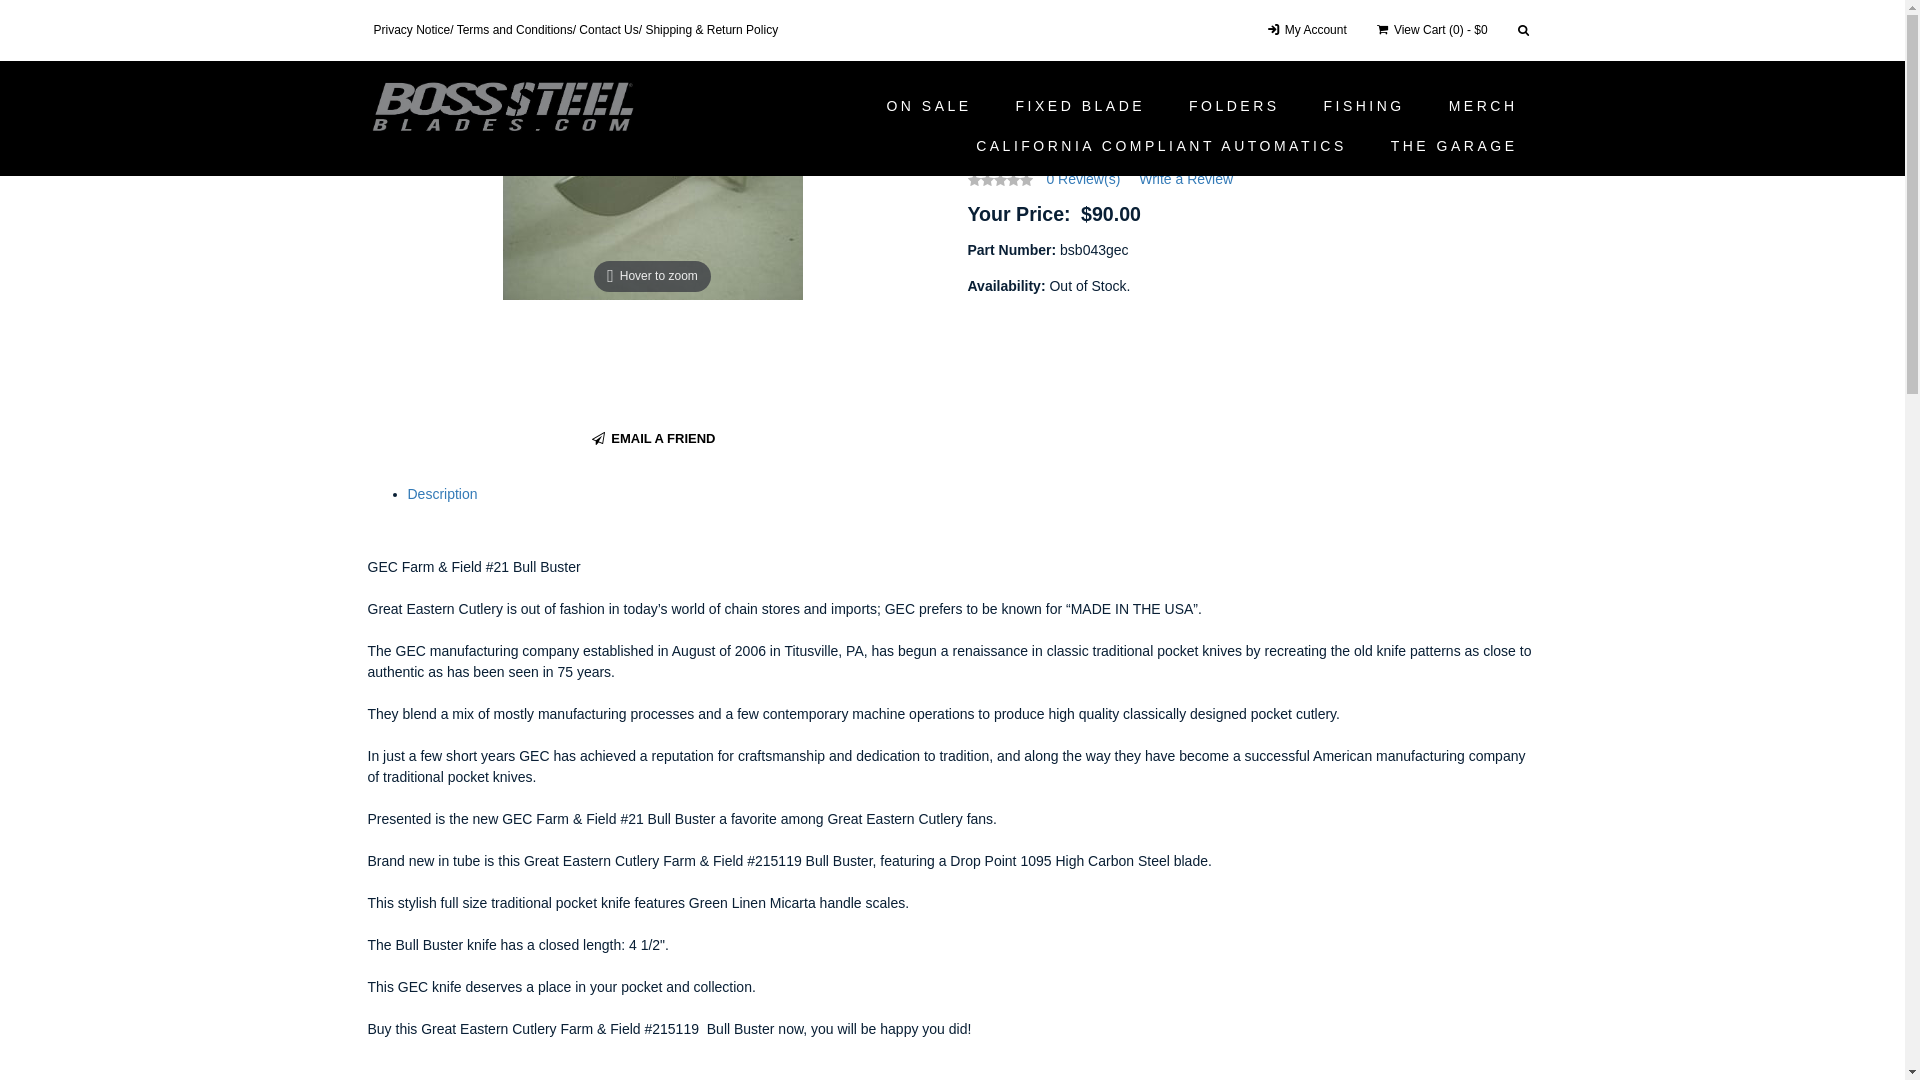 The height and width of the screenshot is (1080, 1920). What do you see at coordinates (1508, 30) in the screenshot?
I see `'Search'` at bounding box center [1508, 30].